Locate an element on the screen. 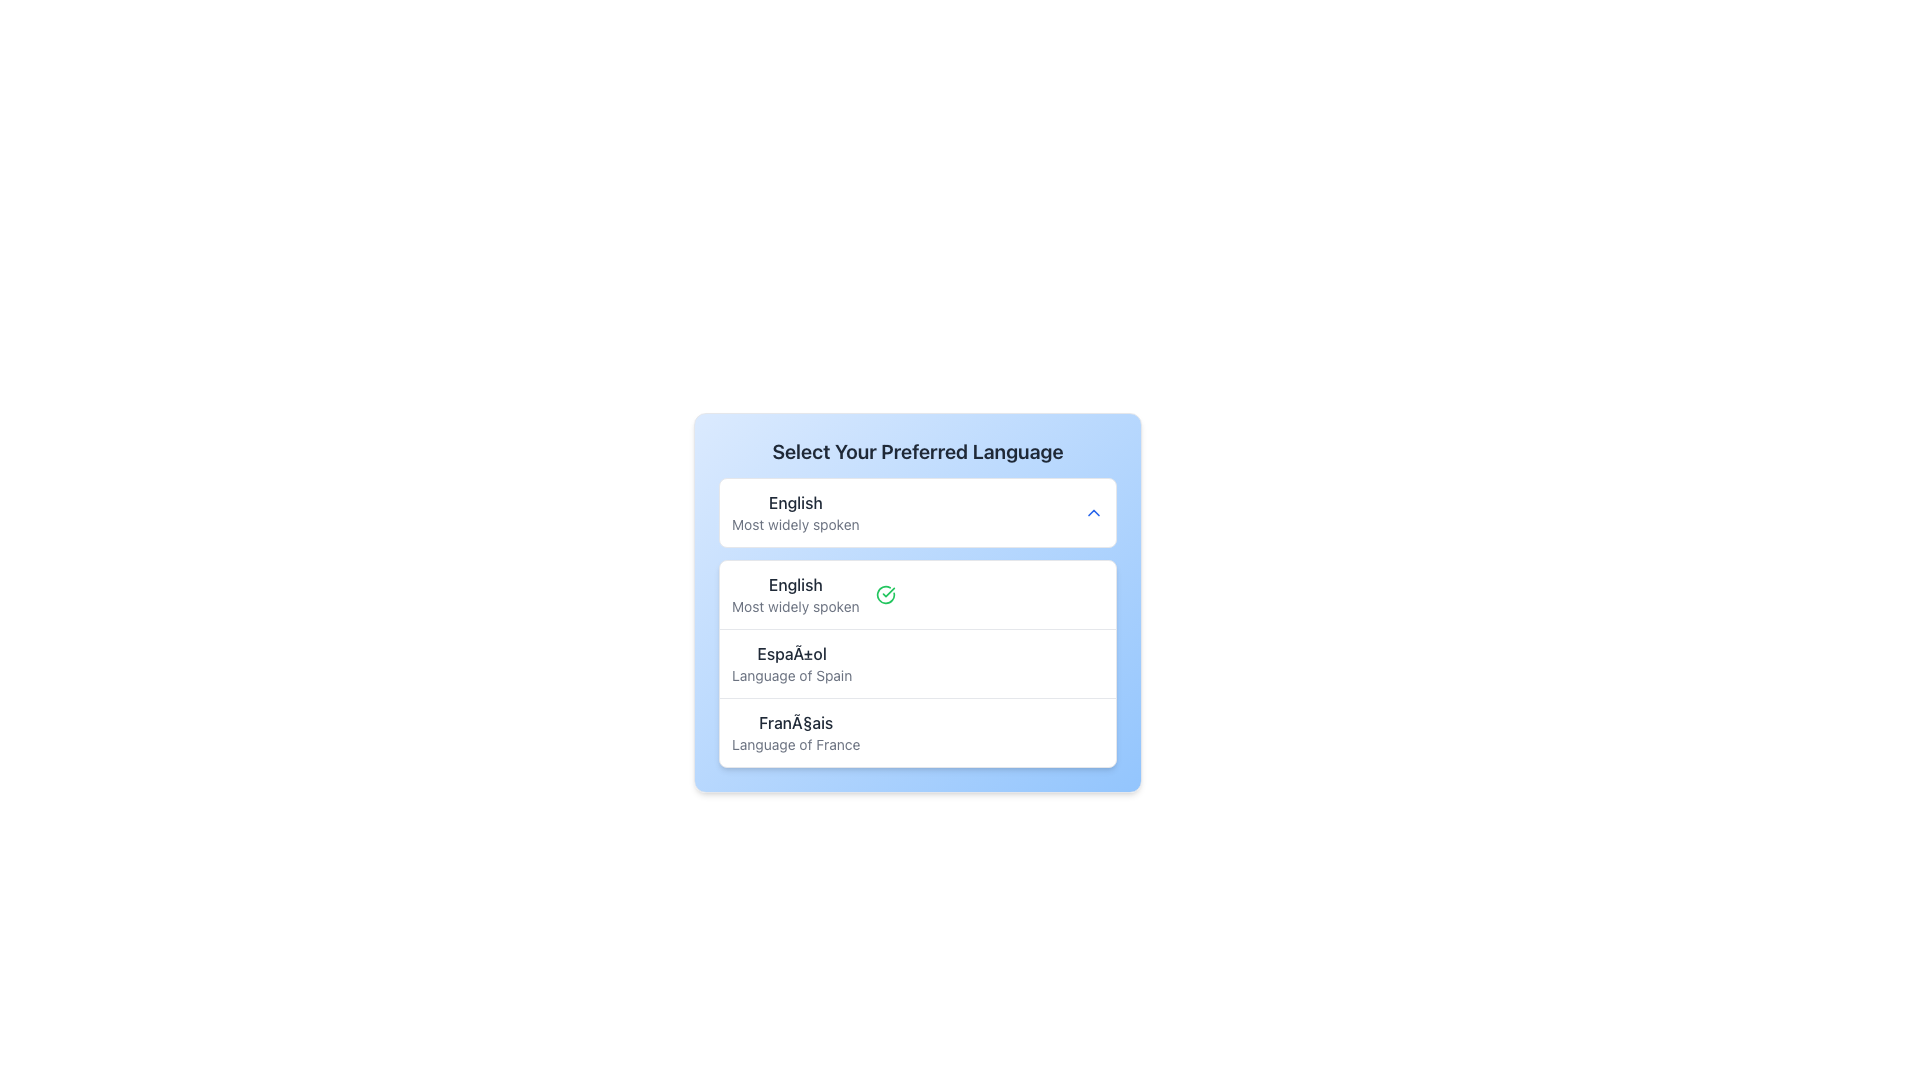 The width and height of the screenshot is (1920, 1080). the text label for the 'French' language option located in the dropdown menu, which is the third entry in the list below 'Español' is located at coordinates (795, 732).